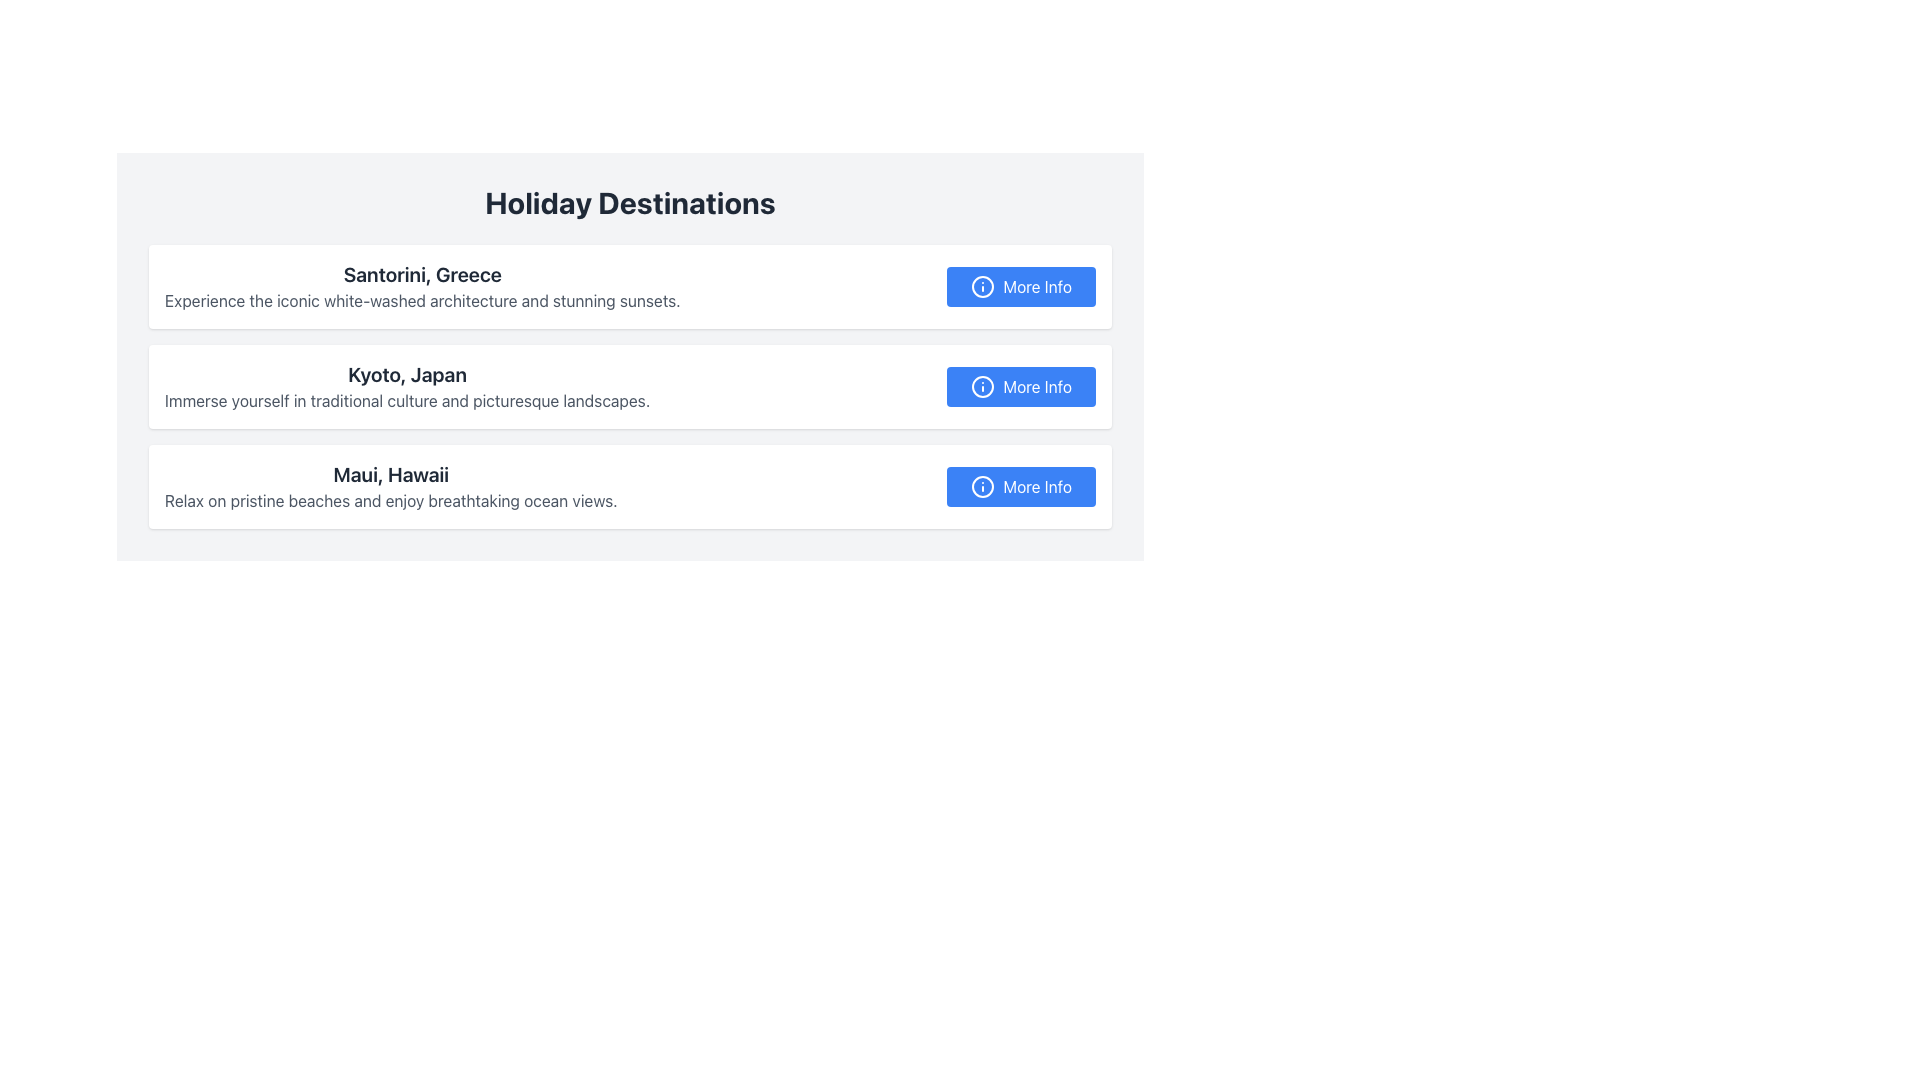 This screenshot has height=1080, width=1920. Describe the element at coordinates (1021, 486) in the screenshot. I see `the button located in the bottom row of the card displaying details about 'Maui, Hawaii'` at that location.